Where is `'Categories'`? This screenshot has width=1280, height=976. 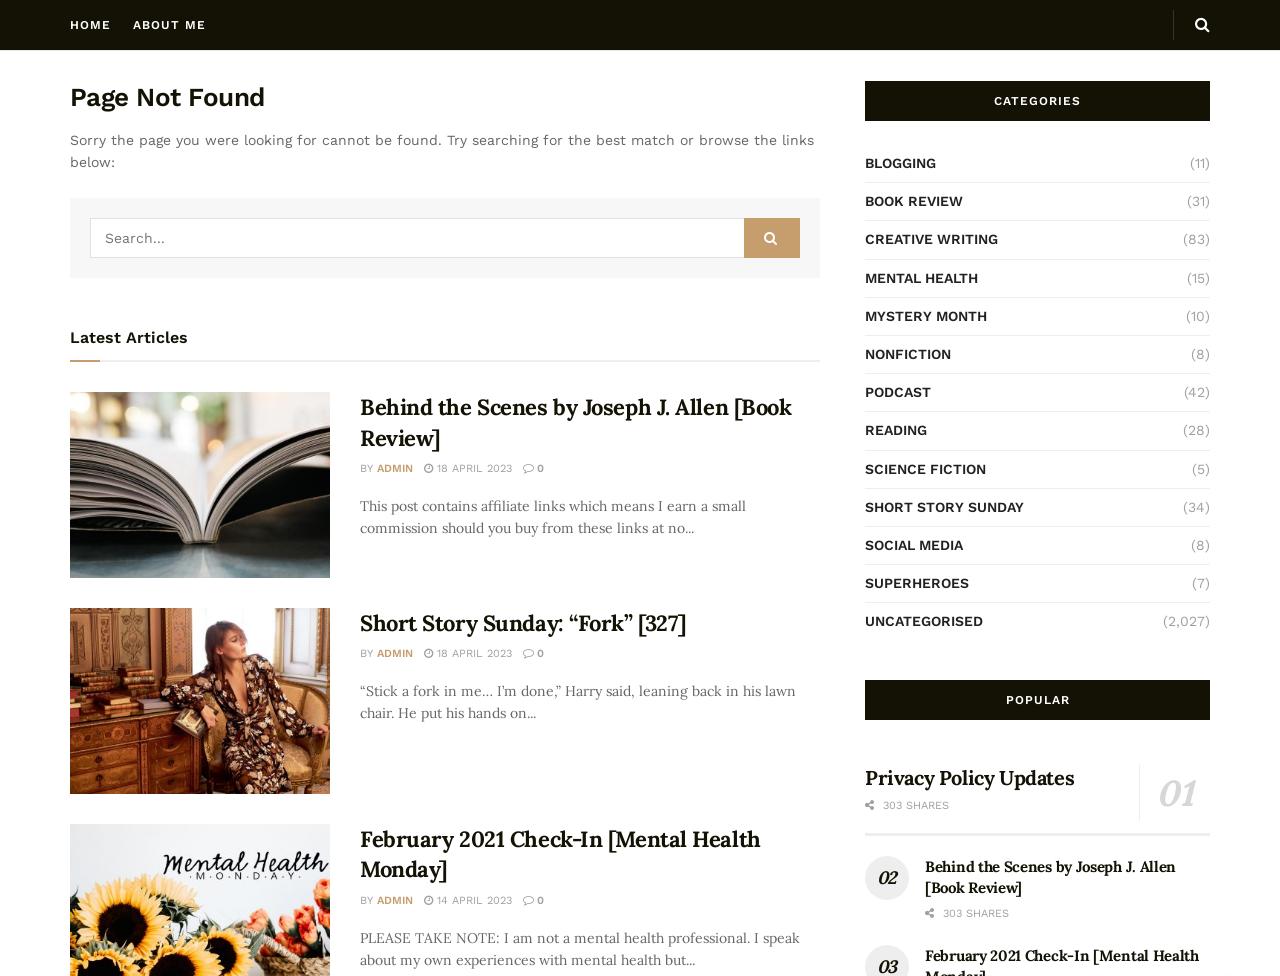 'Categories' is located at coordinates (994, 101).